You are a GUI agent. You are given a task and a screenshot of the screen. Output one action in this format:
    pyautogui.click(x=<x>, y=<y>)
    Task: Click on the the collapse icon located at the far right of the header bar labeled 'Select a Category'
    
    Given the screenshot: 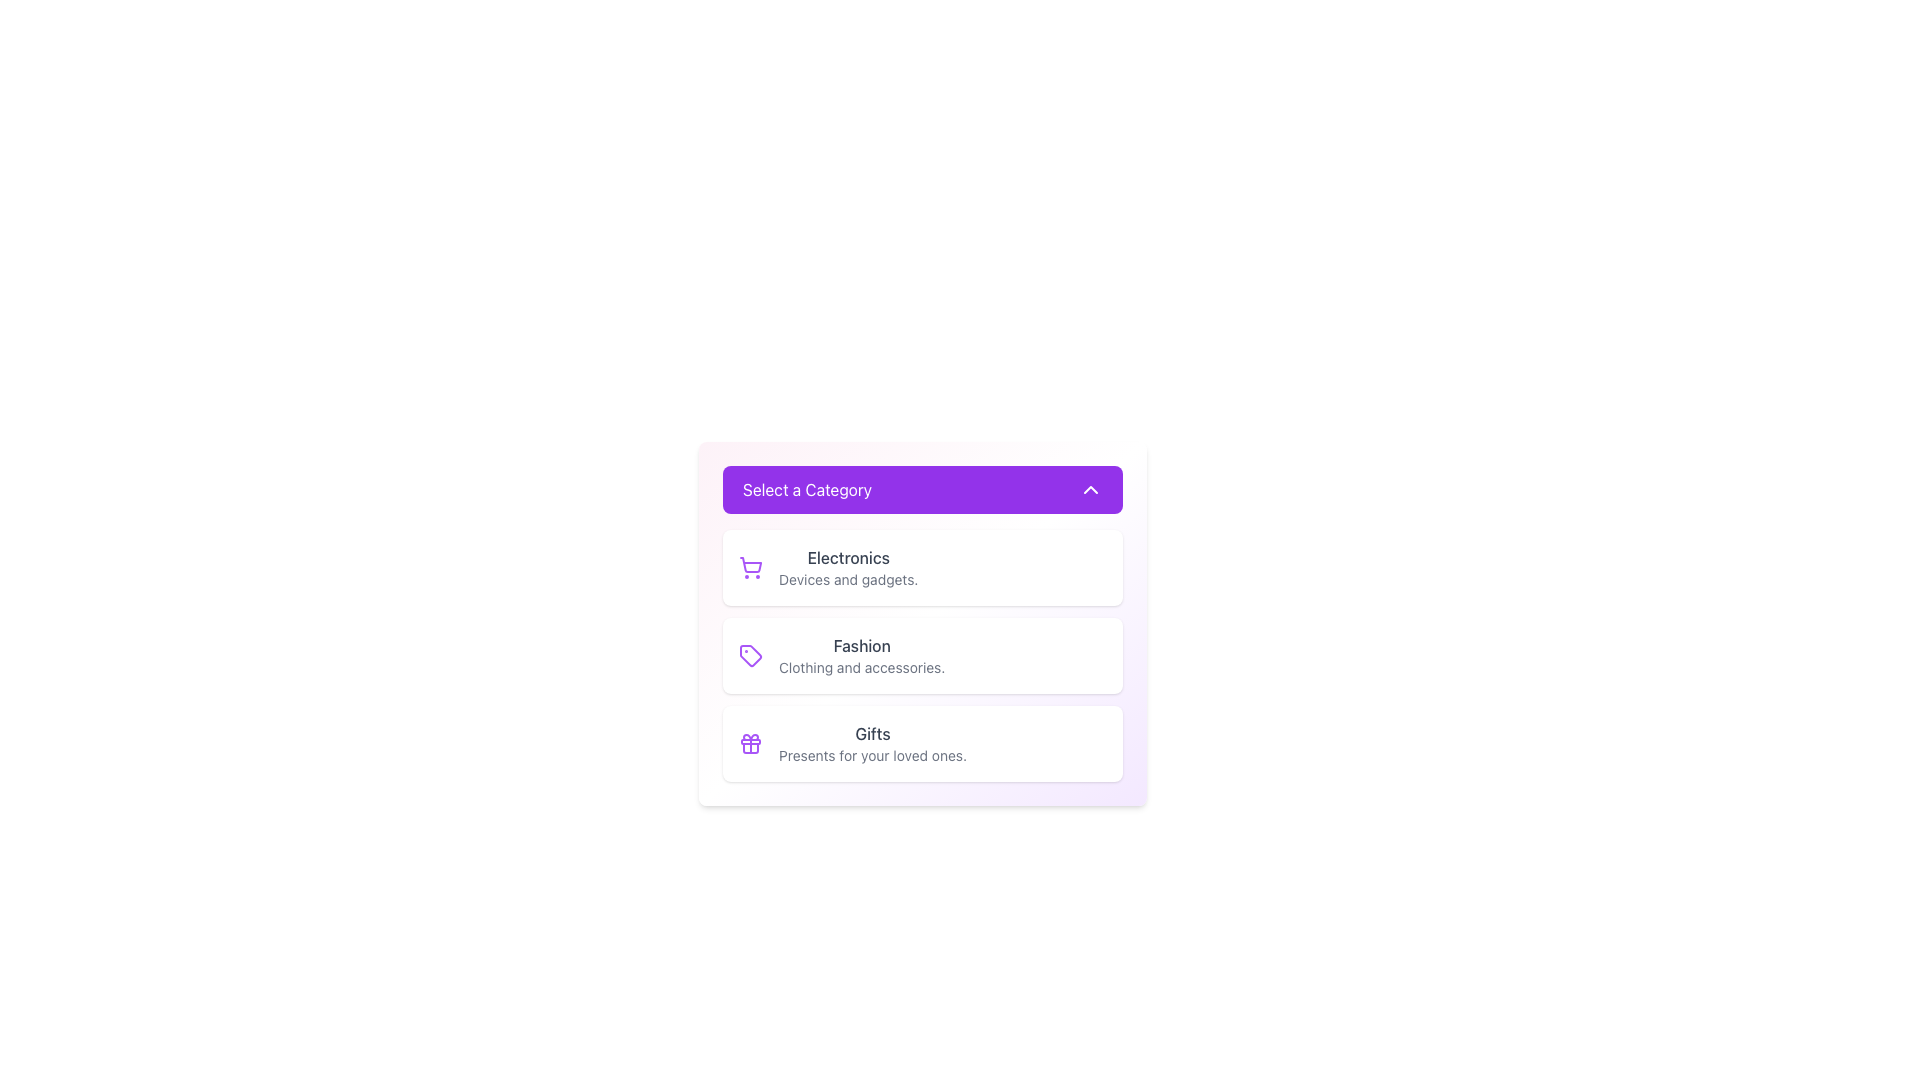 What is the action you would take?
    pyautogui.click(x=1089, y=489)
    